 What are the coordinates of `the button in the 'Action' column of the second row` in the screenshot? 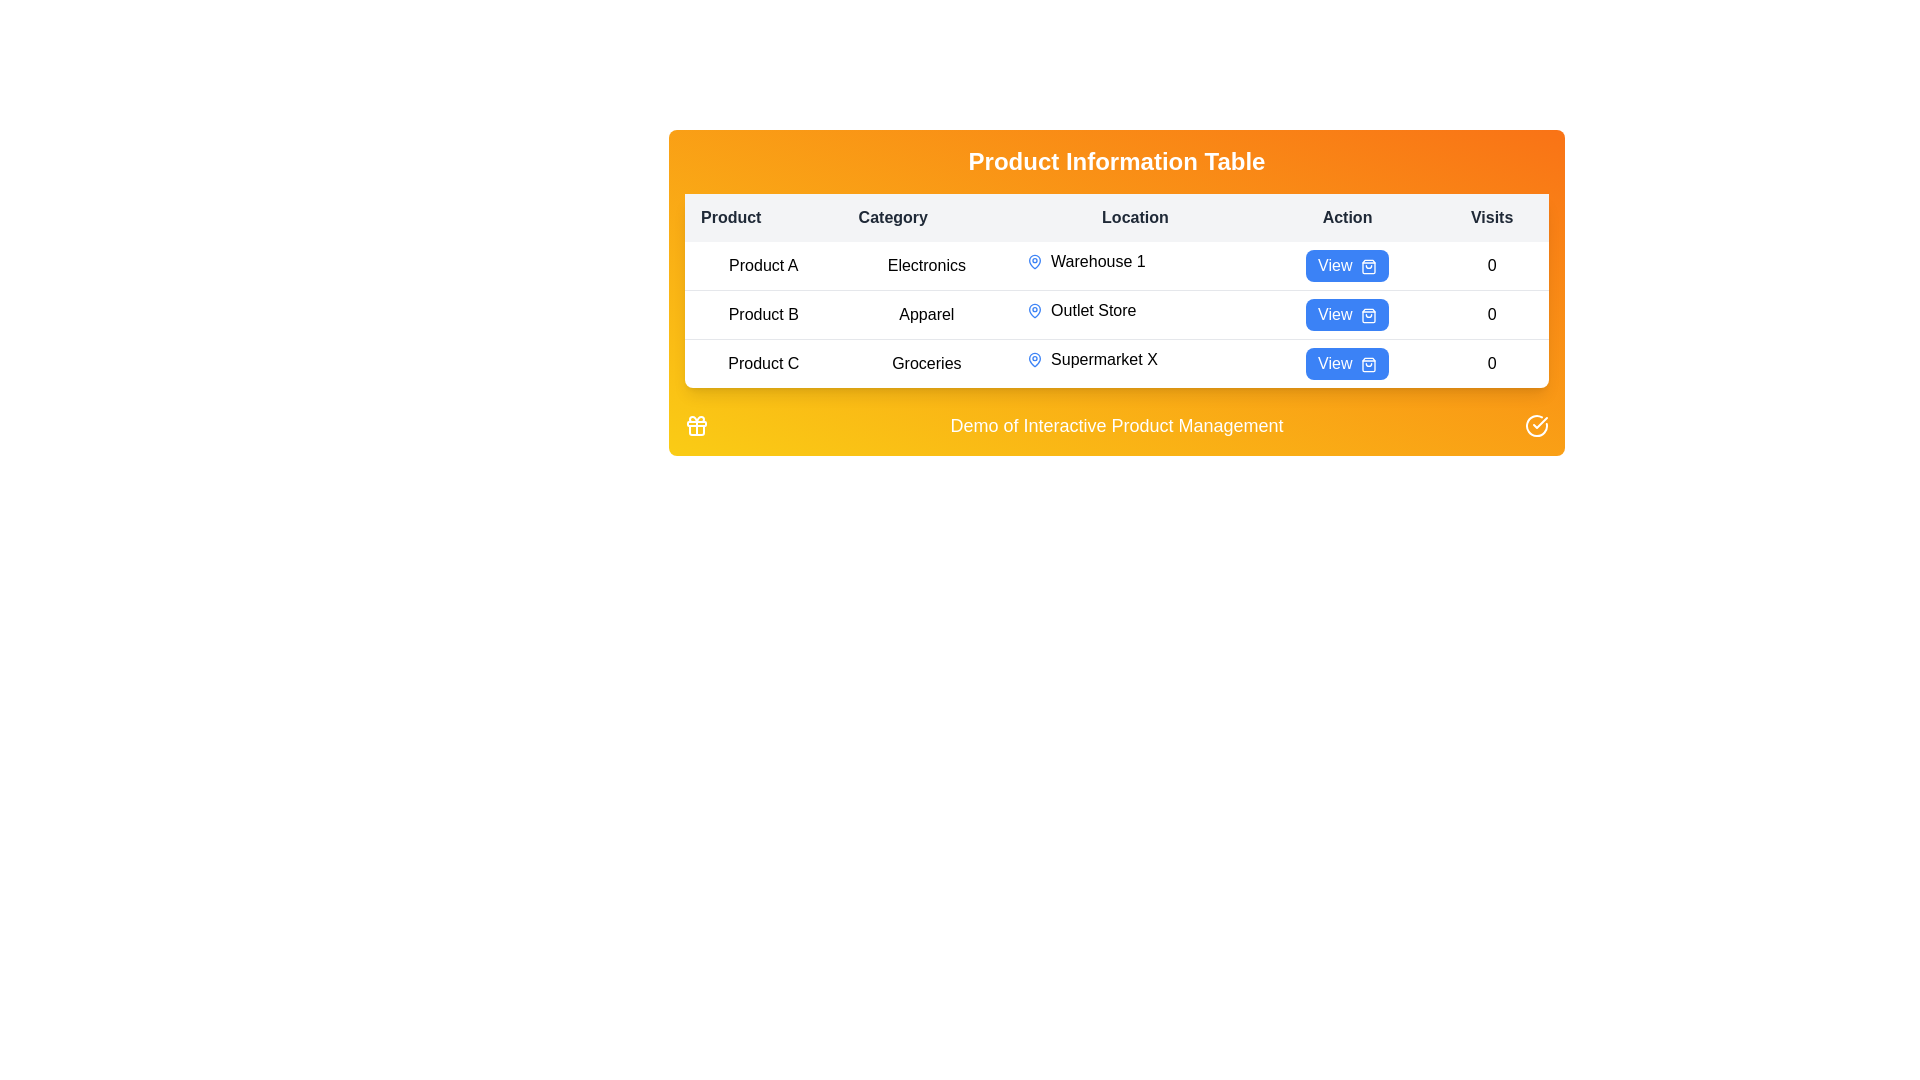 It's located at (1347, 315).